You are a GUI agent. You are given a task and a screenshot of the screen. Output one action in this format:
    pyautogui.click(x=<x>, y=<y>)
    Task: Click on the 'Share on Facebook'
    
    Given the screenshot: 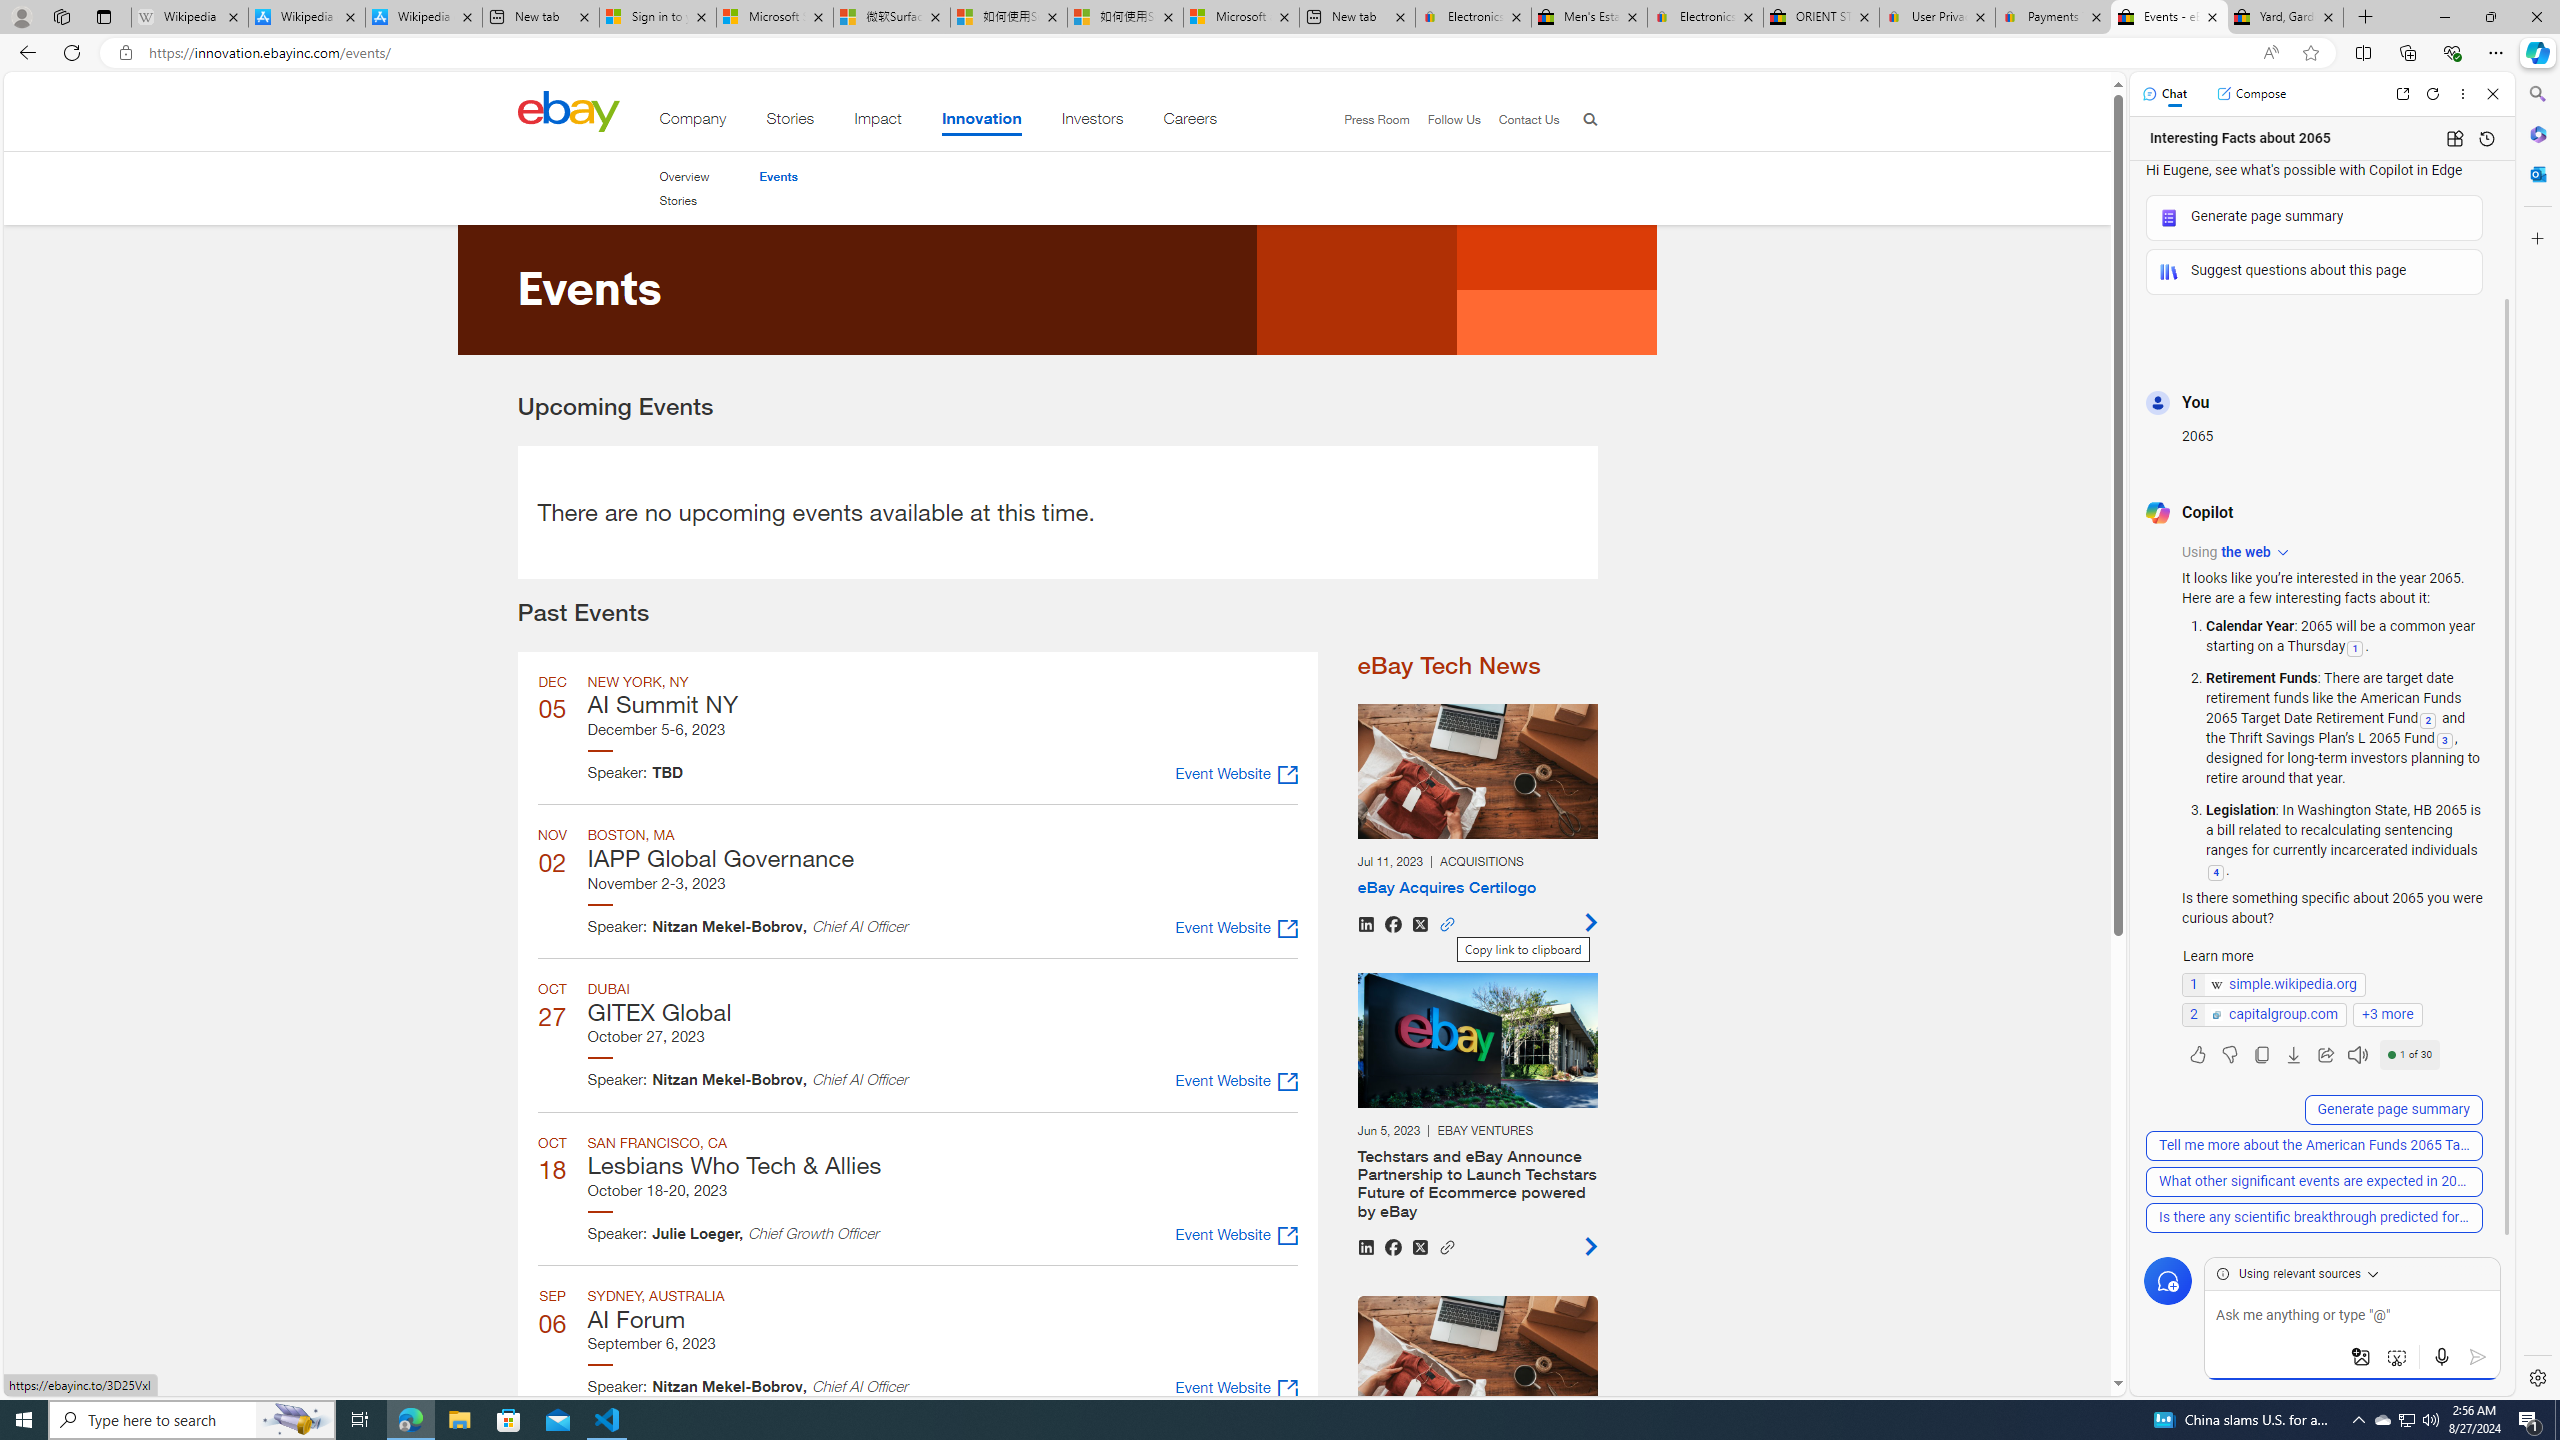 What is the action you would take?
    pyautogui.click(x=1393, y=1246)
    